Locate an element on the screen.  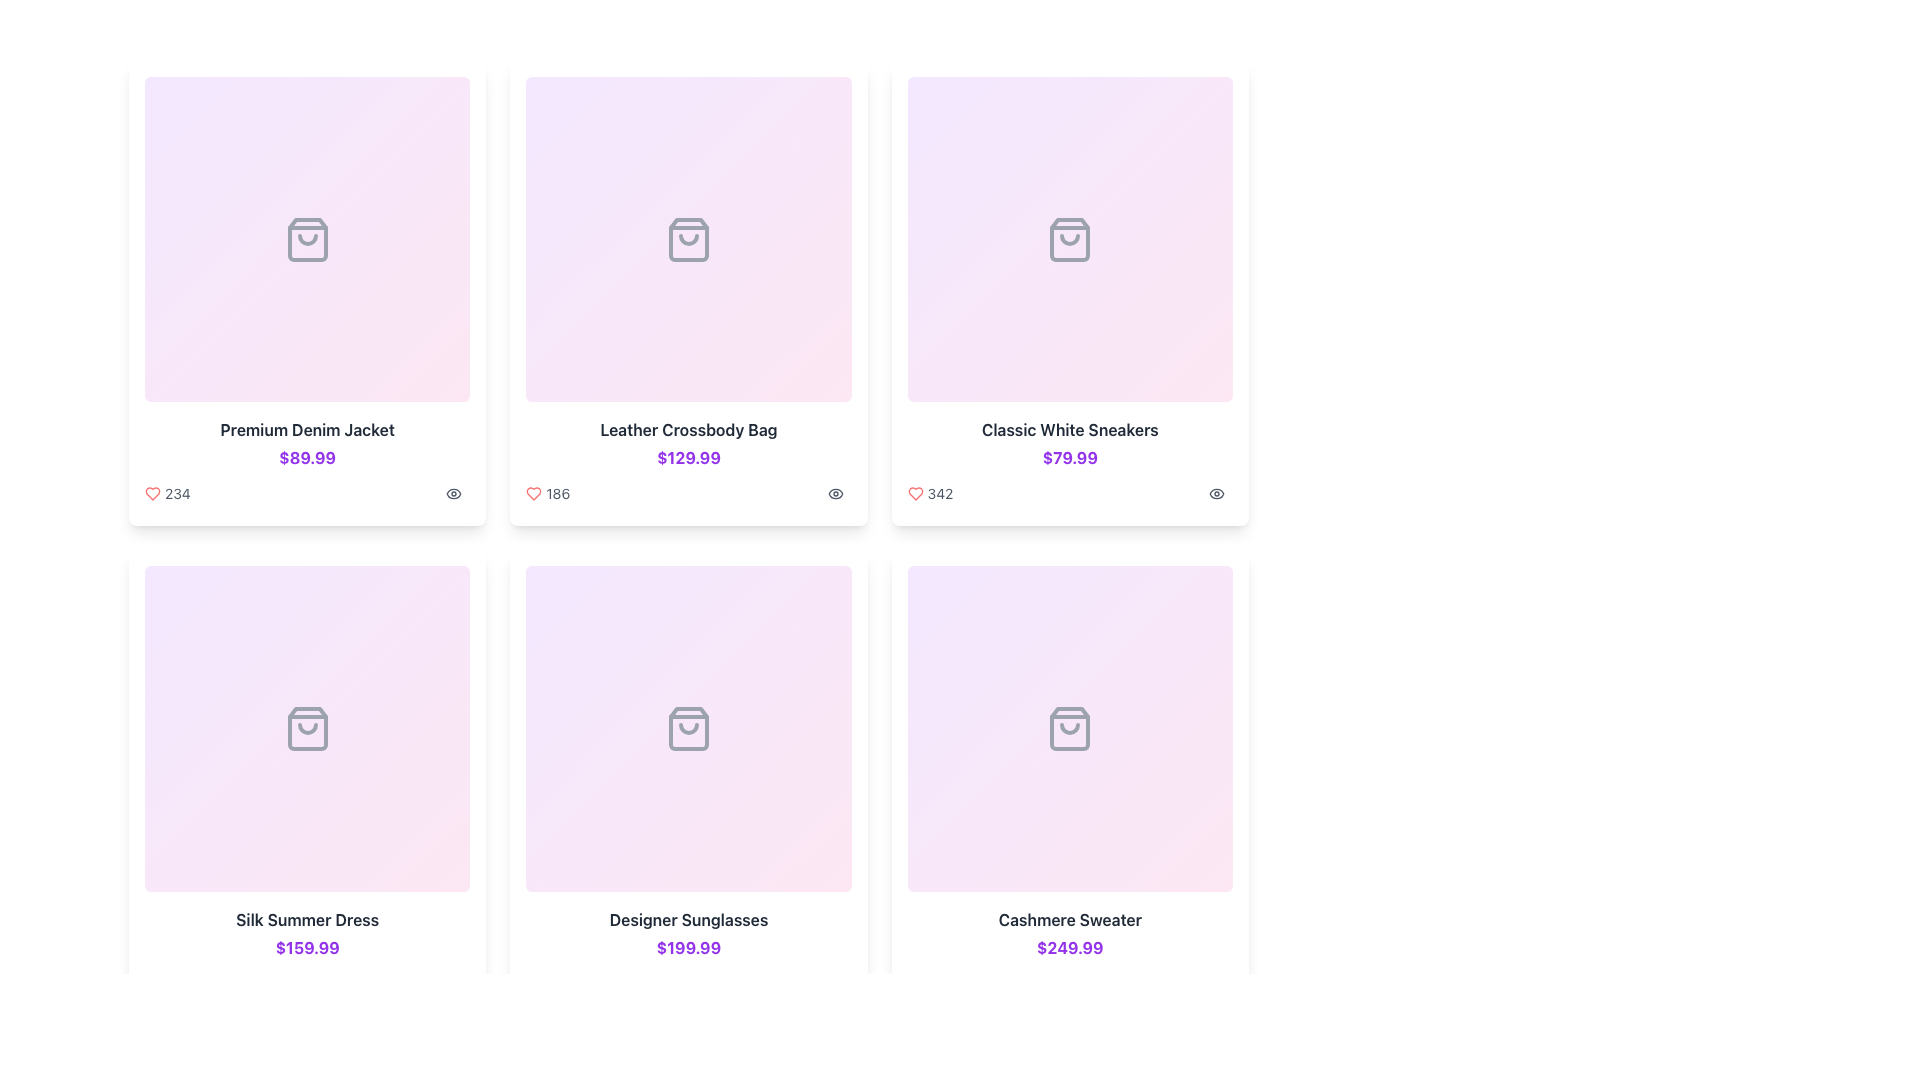
the text displaying the number of likes or favorites for the 'Premium Denim Jacket' product, located to the right of the red heart icon is located at coordinates (177, 494).